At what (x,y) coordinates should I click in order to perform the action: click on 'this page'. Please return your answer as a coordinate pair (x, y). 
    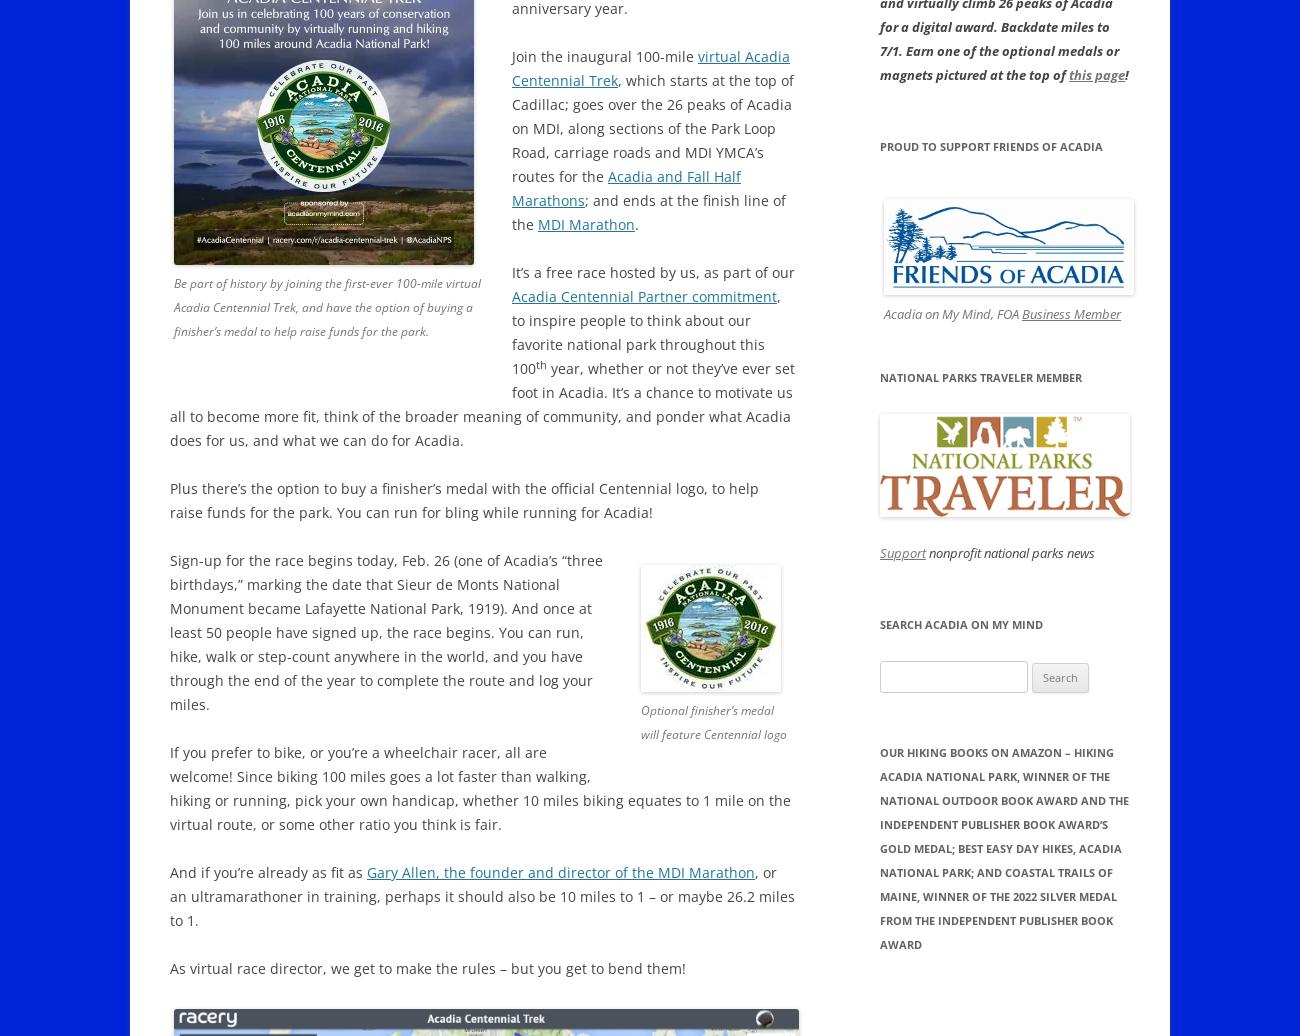
    Looking at the image, I should click on (1095, 75).